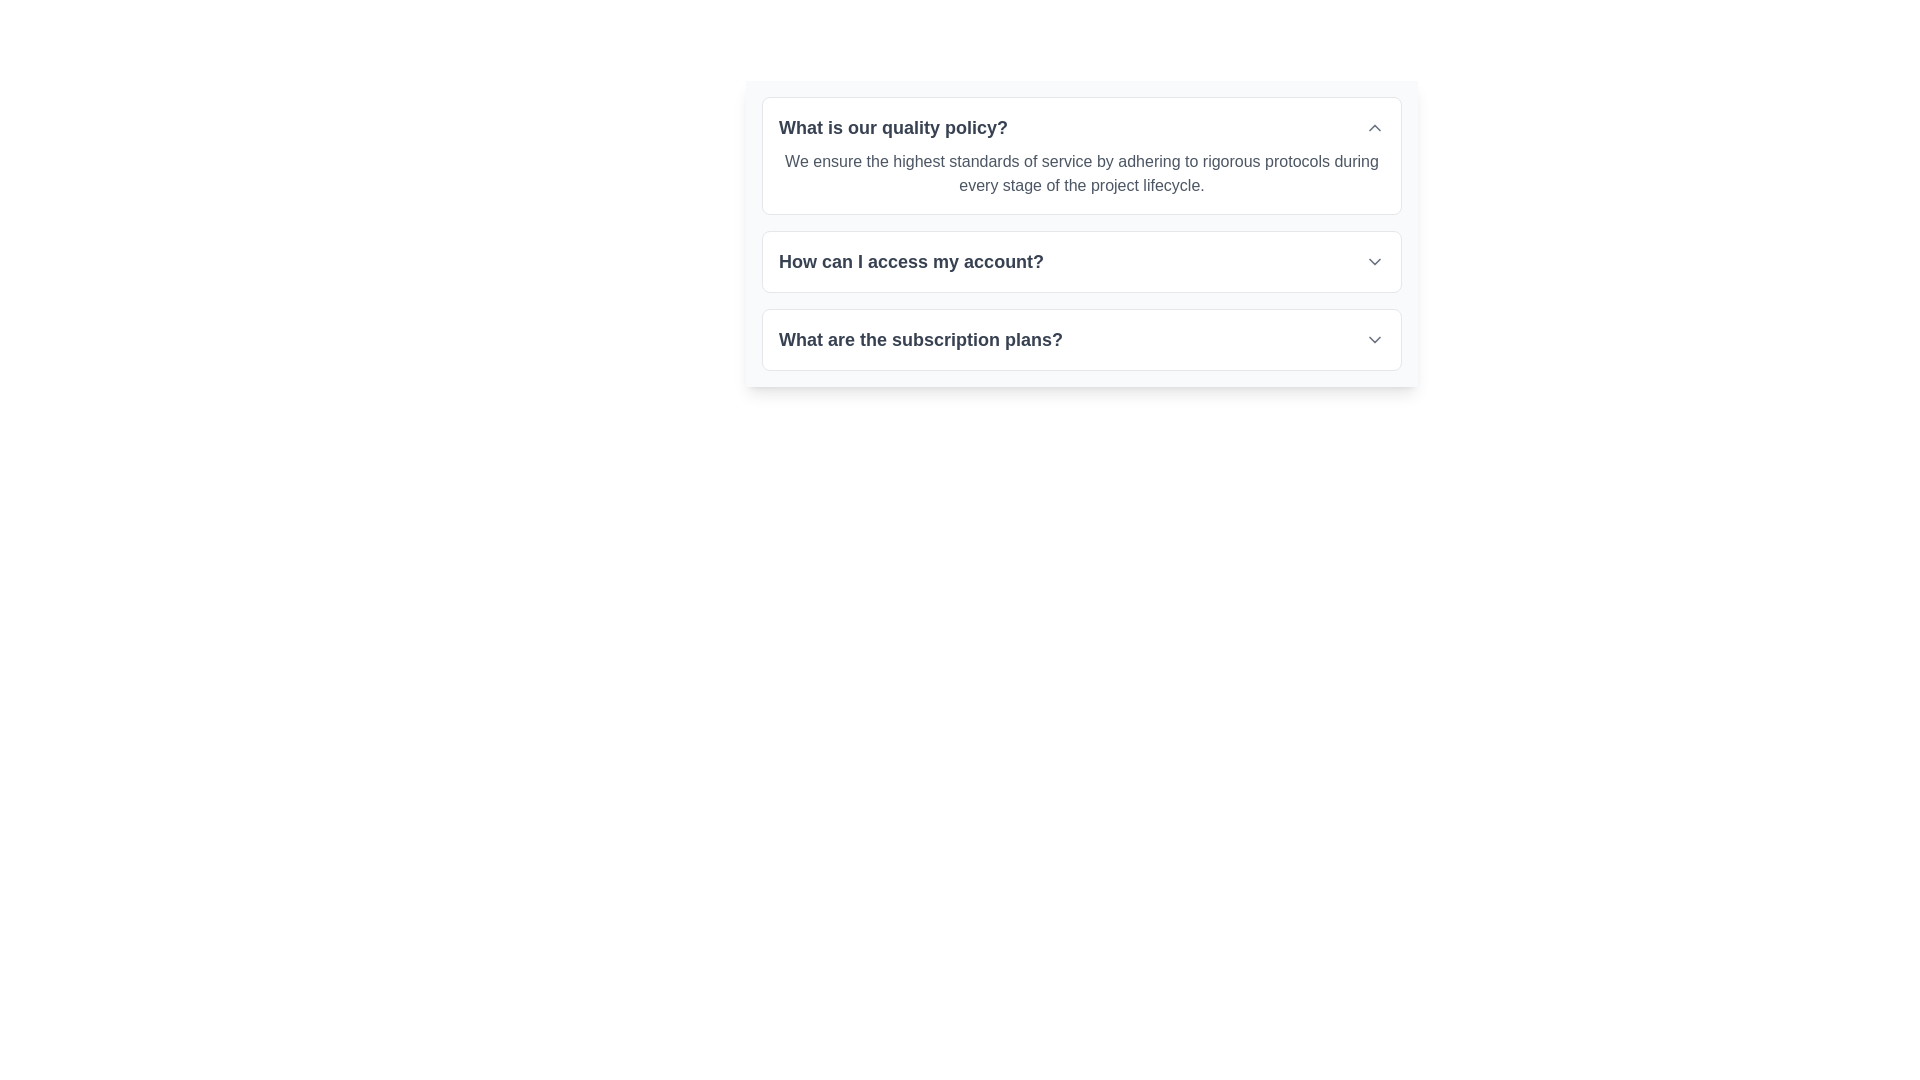 This screenshot has height=1080, width=1920. What do you see at coordinates (1080, 172) in the screenshot?
I see `paragraph of text styled in gray, aligned to the left, which is positioned below the heading 'What is our quality policy?'` at bounding box center [1080, 172].